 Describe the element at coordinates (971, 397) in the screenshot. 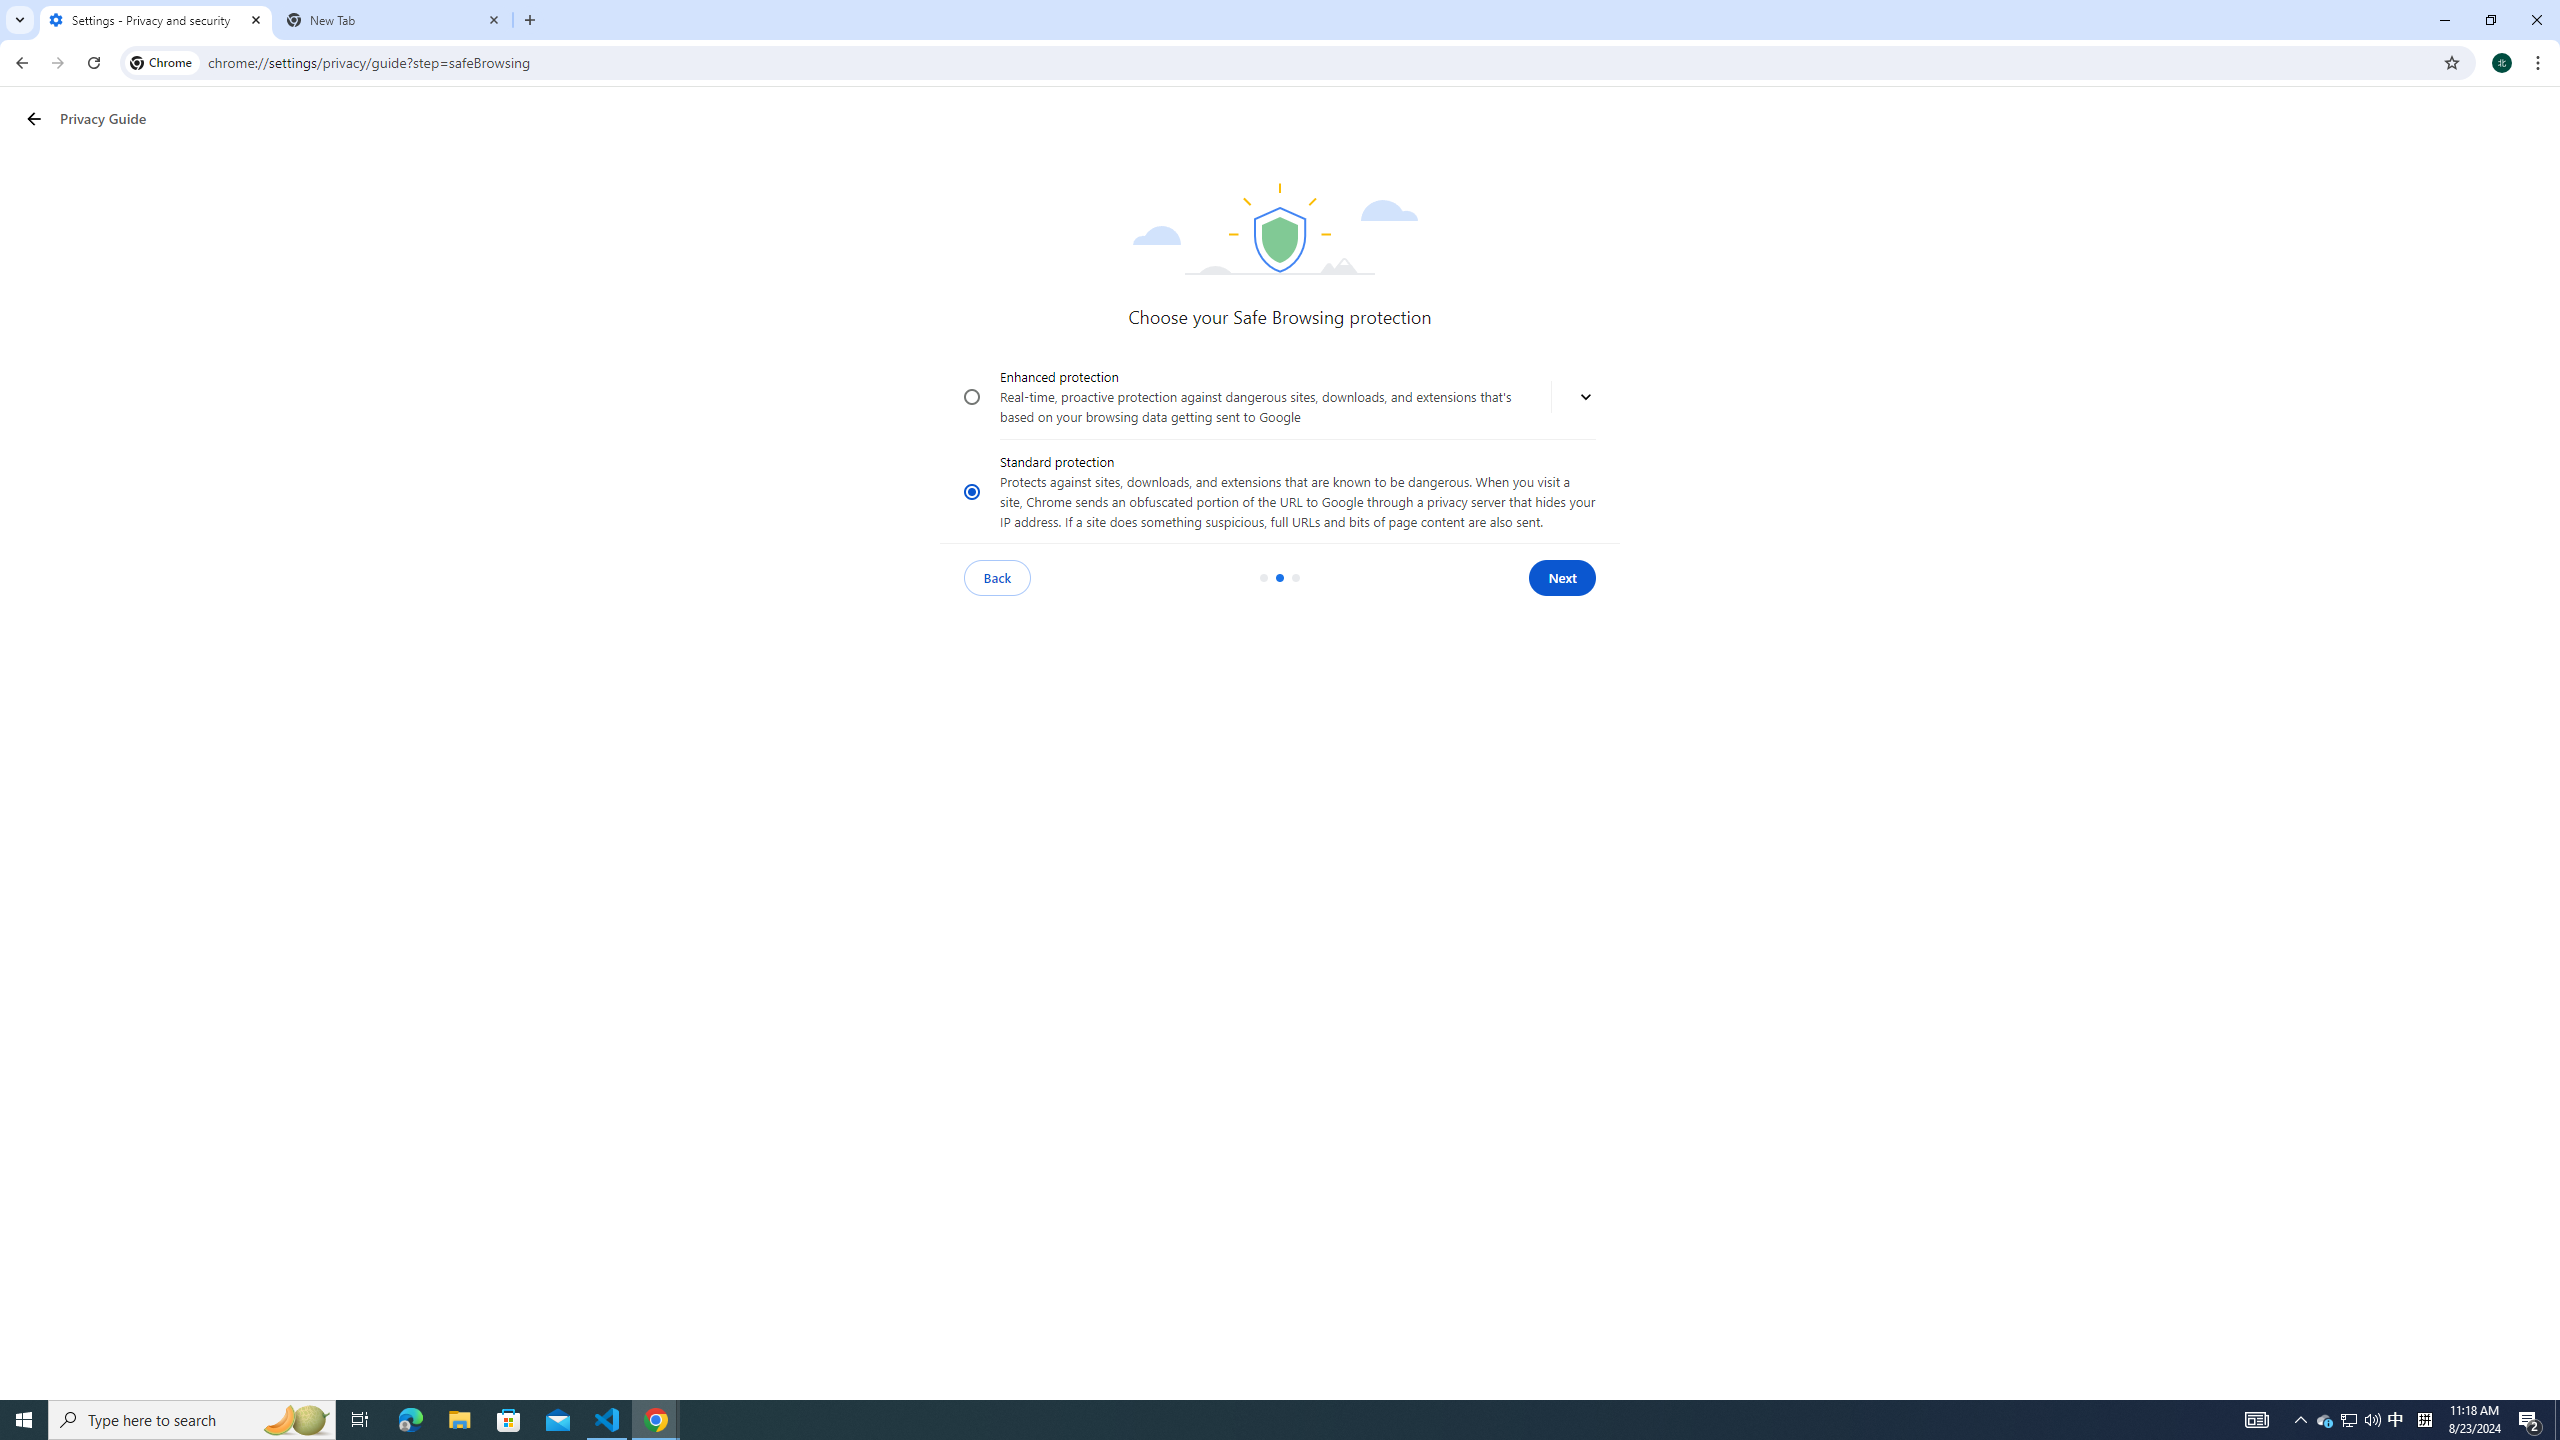

I see `'Enhanced protection'` at that location.